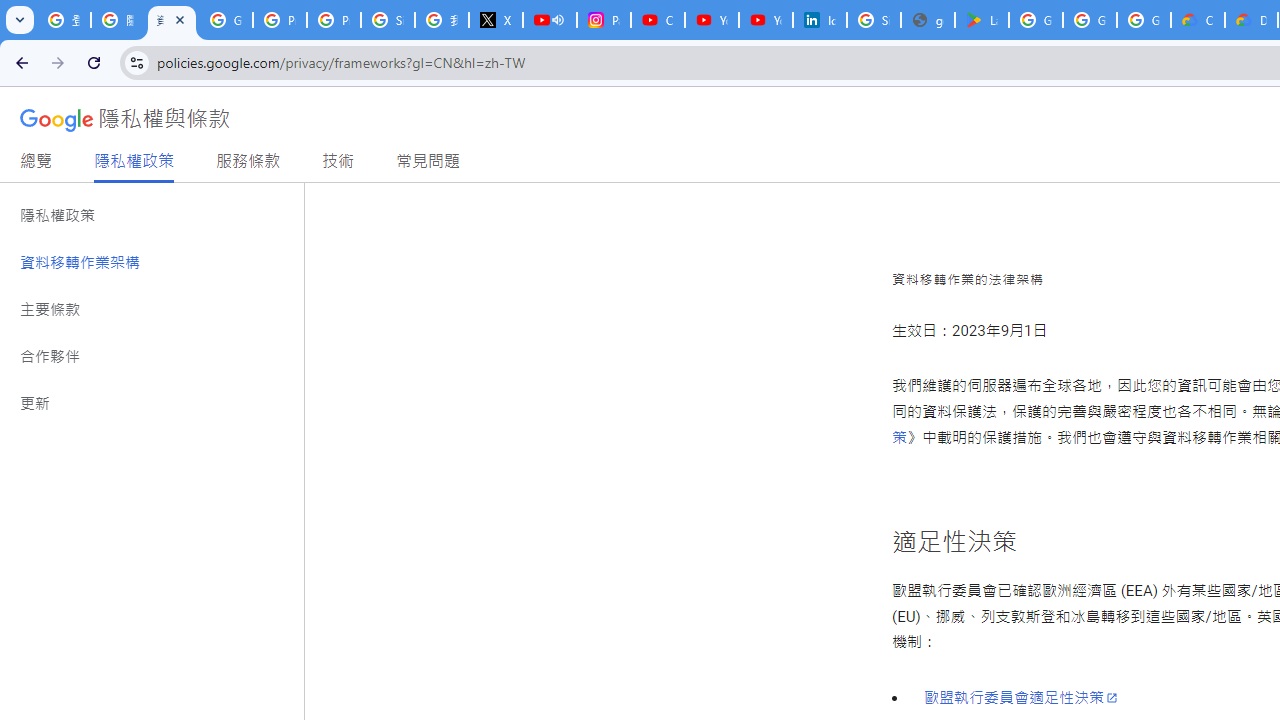  What do you see at coordinates (765, 20) in the screenshot?
I see `'YouTube Culture & Trends - YouTube Top 10, 2021'` at bounding box center [765, 20].